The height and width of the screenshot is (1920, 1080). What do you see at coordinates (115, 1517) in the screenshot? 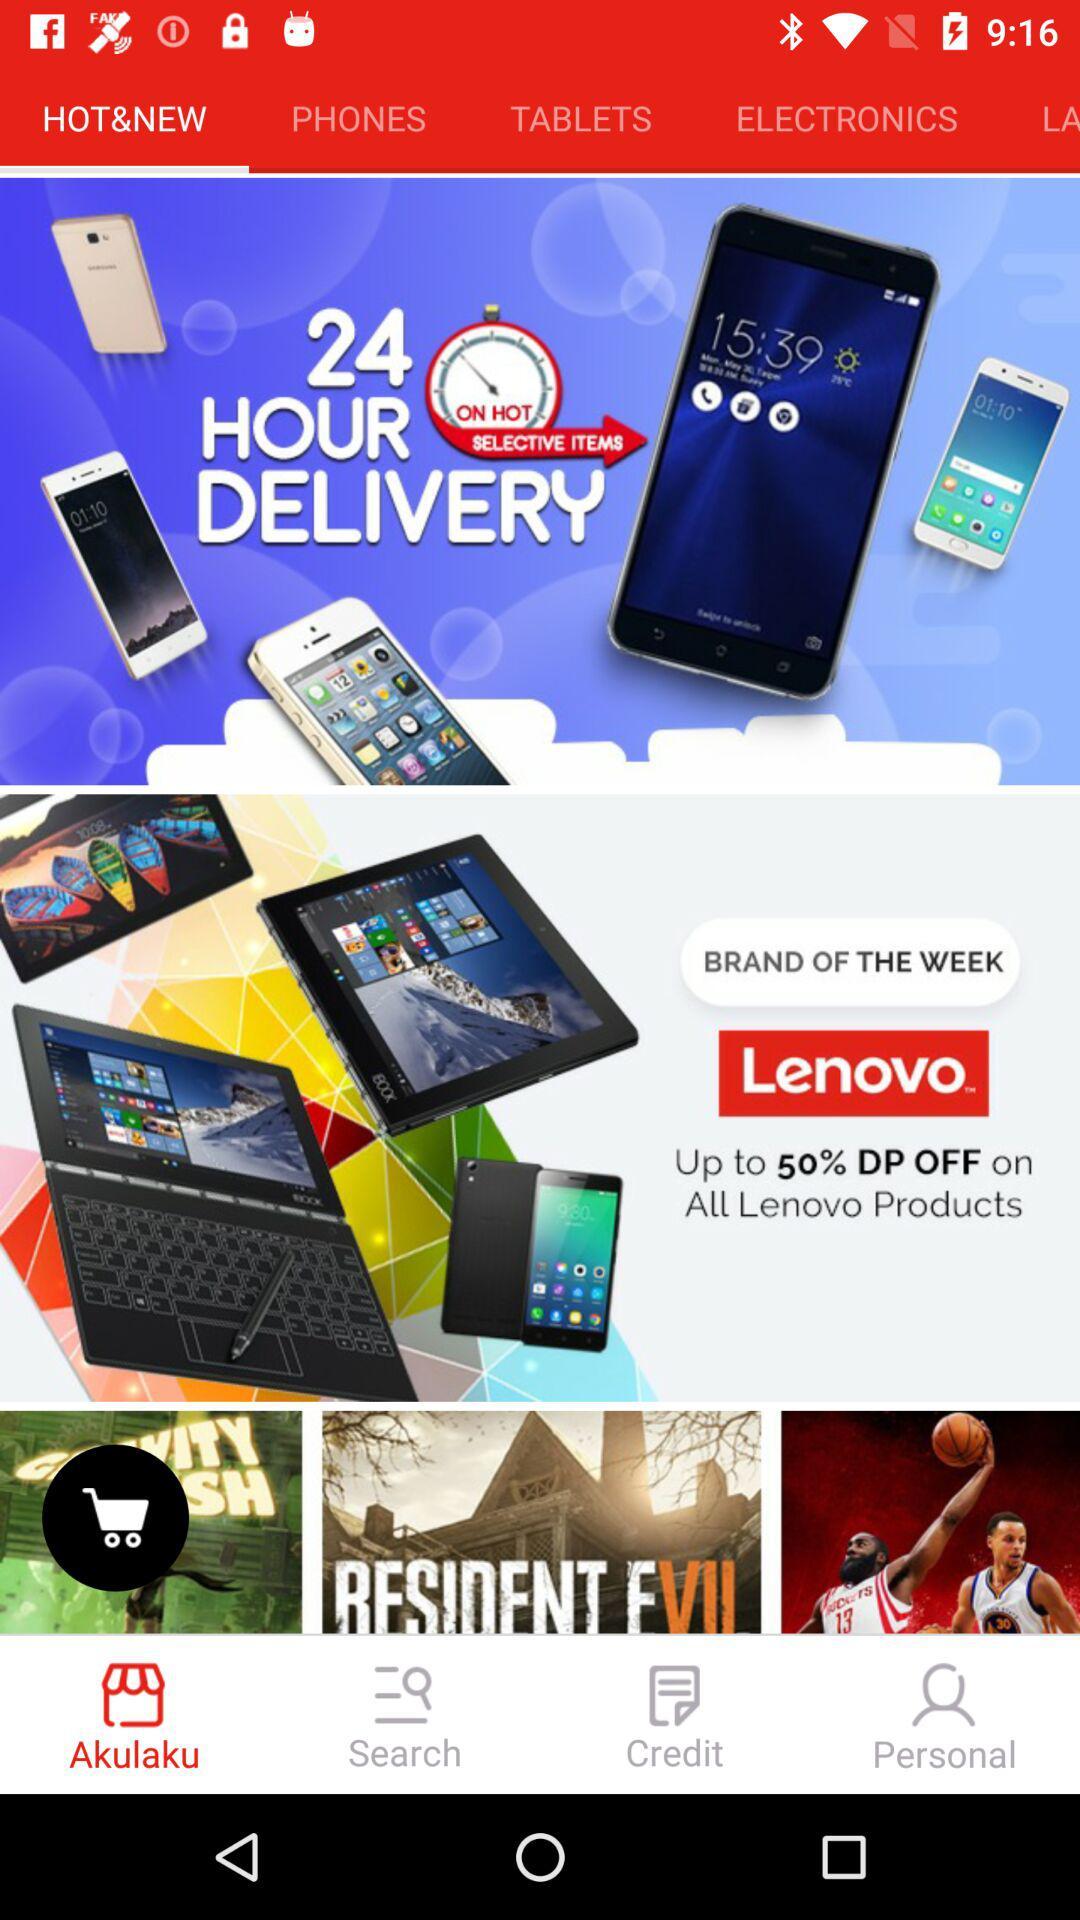
I see `item above the akulaku` at bounding box center [115, 1517].